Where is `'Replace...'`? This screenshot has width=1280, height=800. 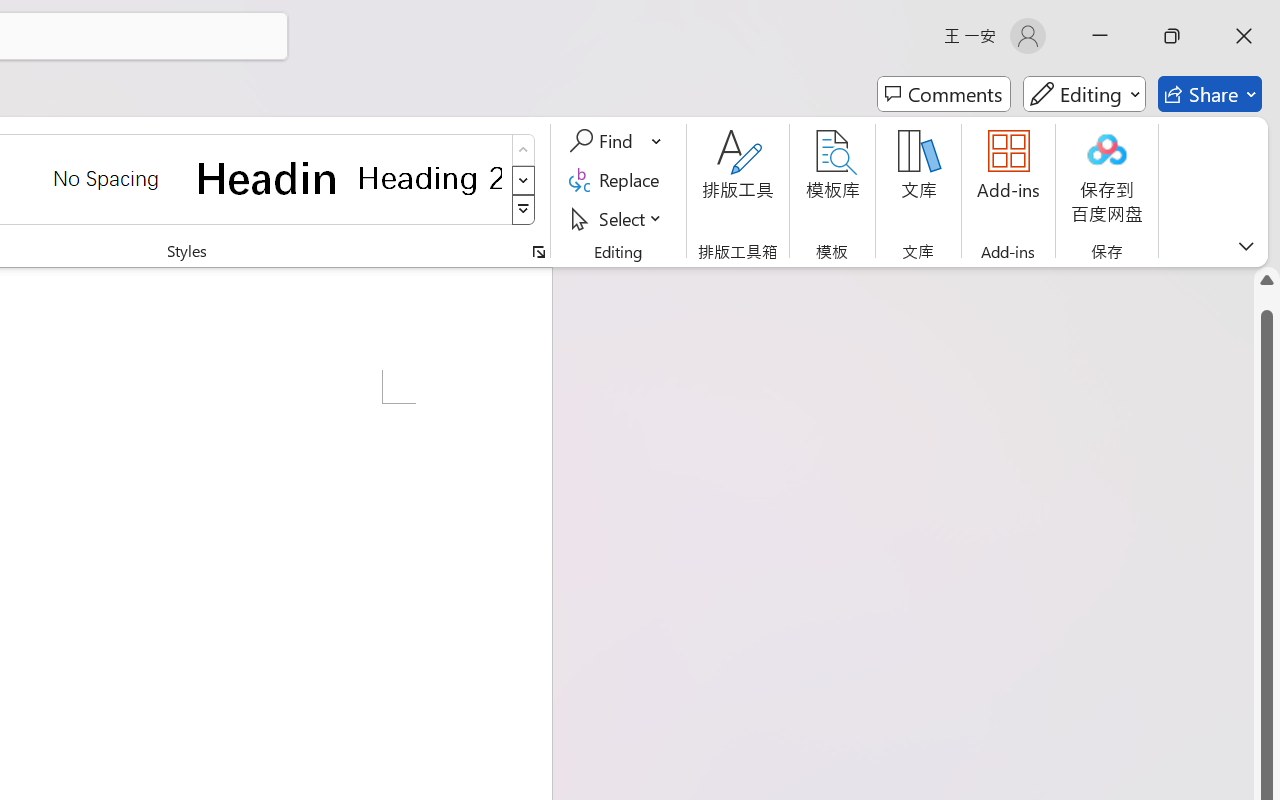 'Replace...' is located at coordinates (616, 179).